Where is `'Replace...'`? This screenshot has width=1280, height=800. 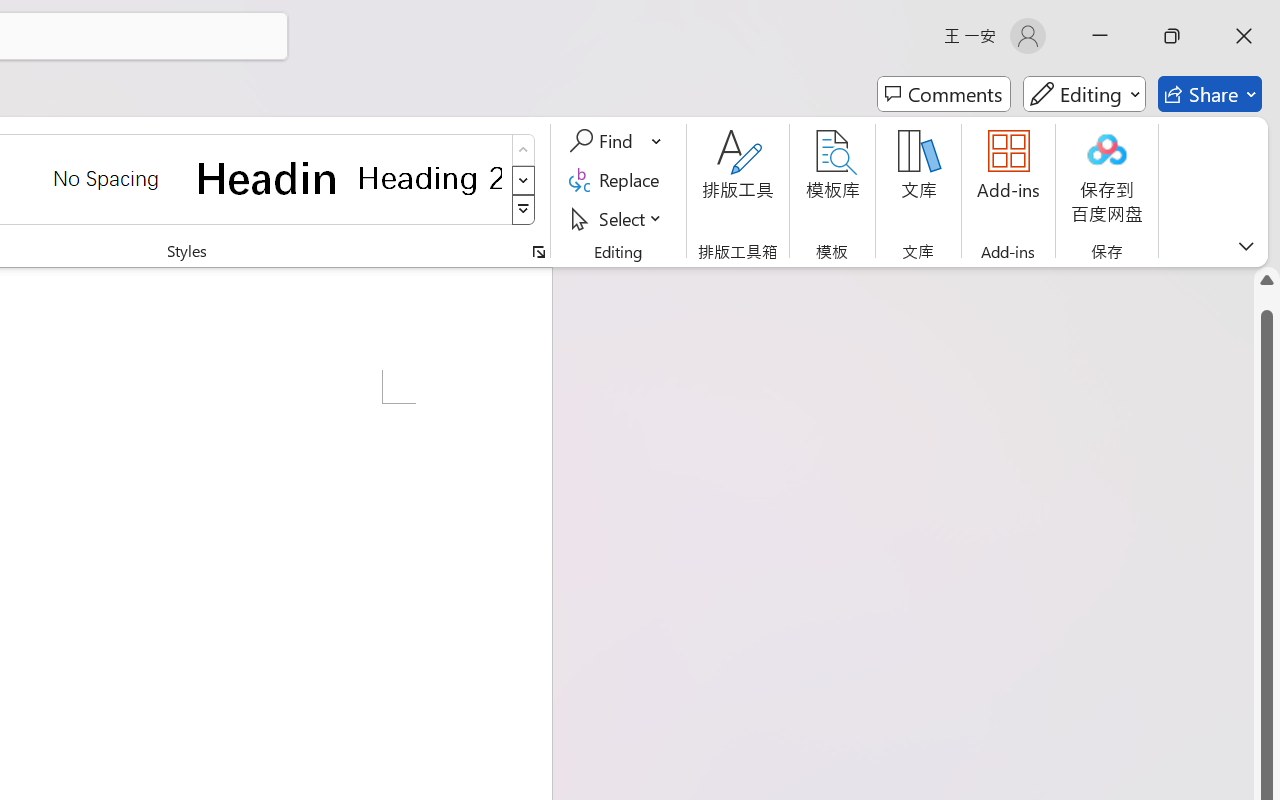 'Replace...' is located at coordinates (616, 179).